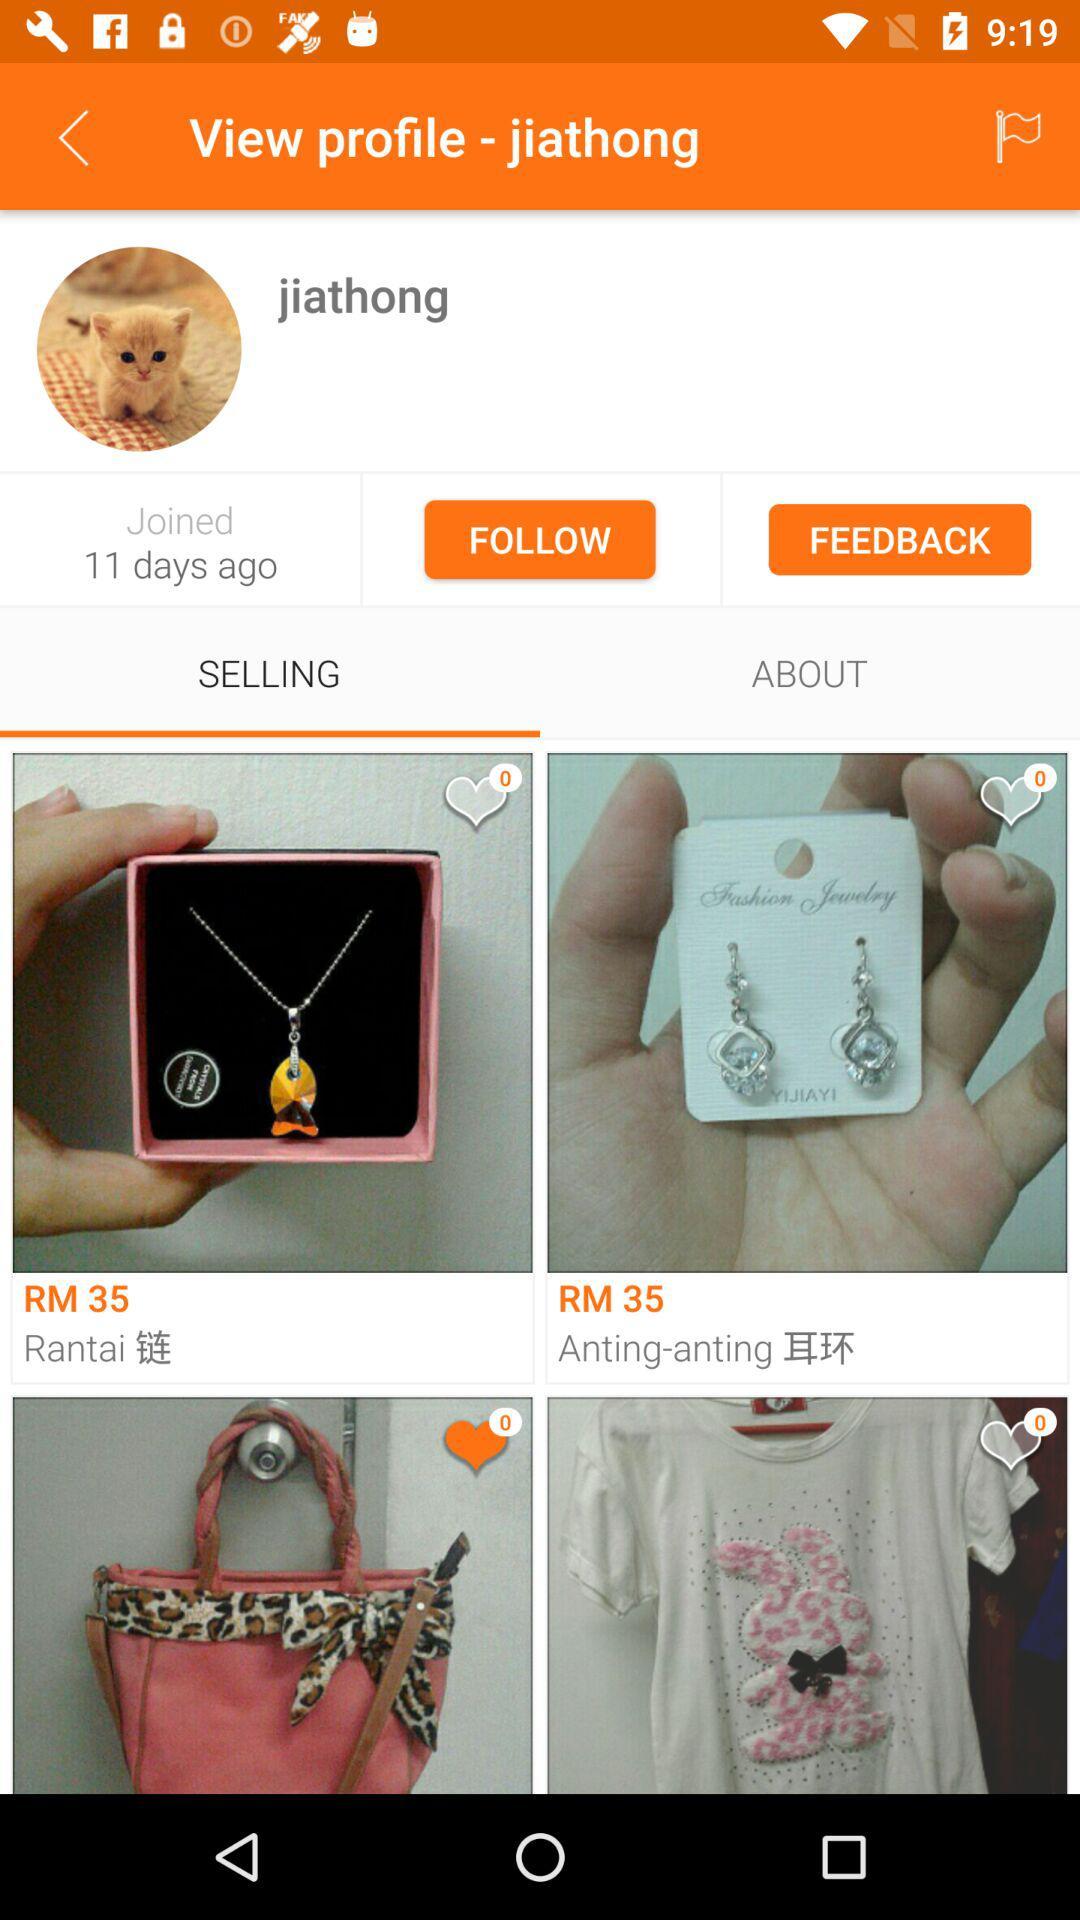  Describe the element at coordinates (474, 805) in the screenshot. I see `item` at that location.